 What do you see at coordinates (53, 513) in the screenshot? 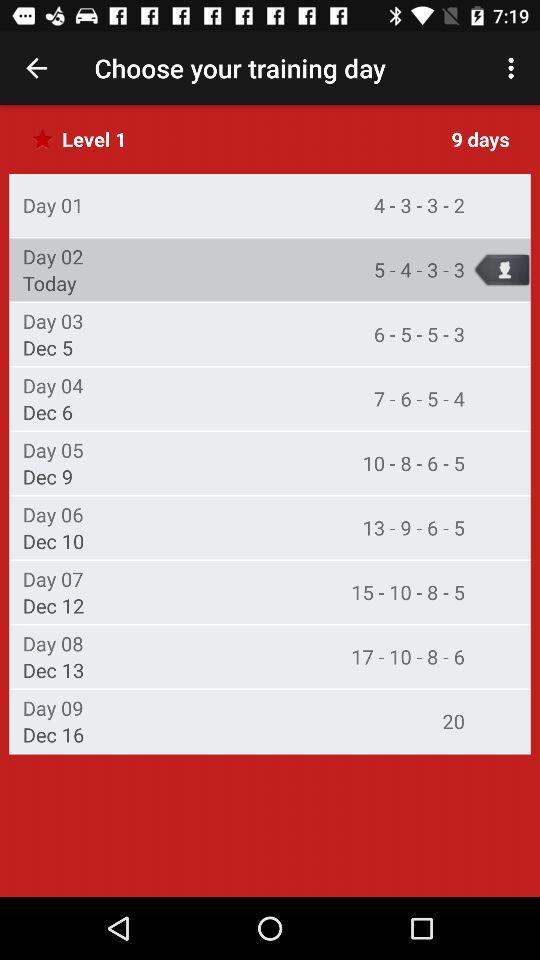
I see `the day 06` at bounding box center [53, 513].